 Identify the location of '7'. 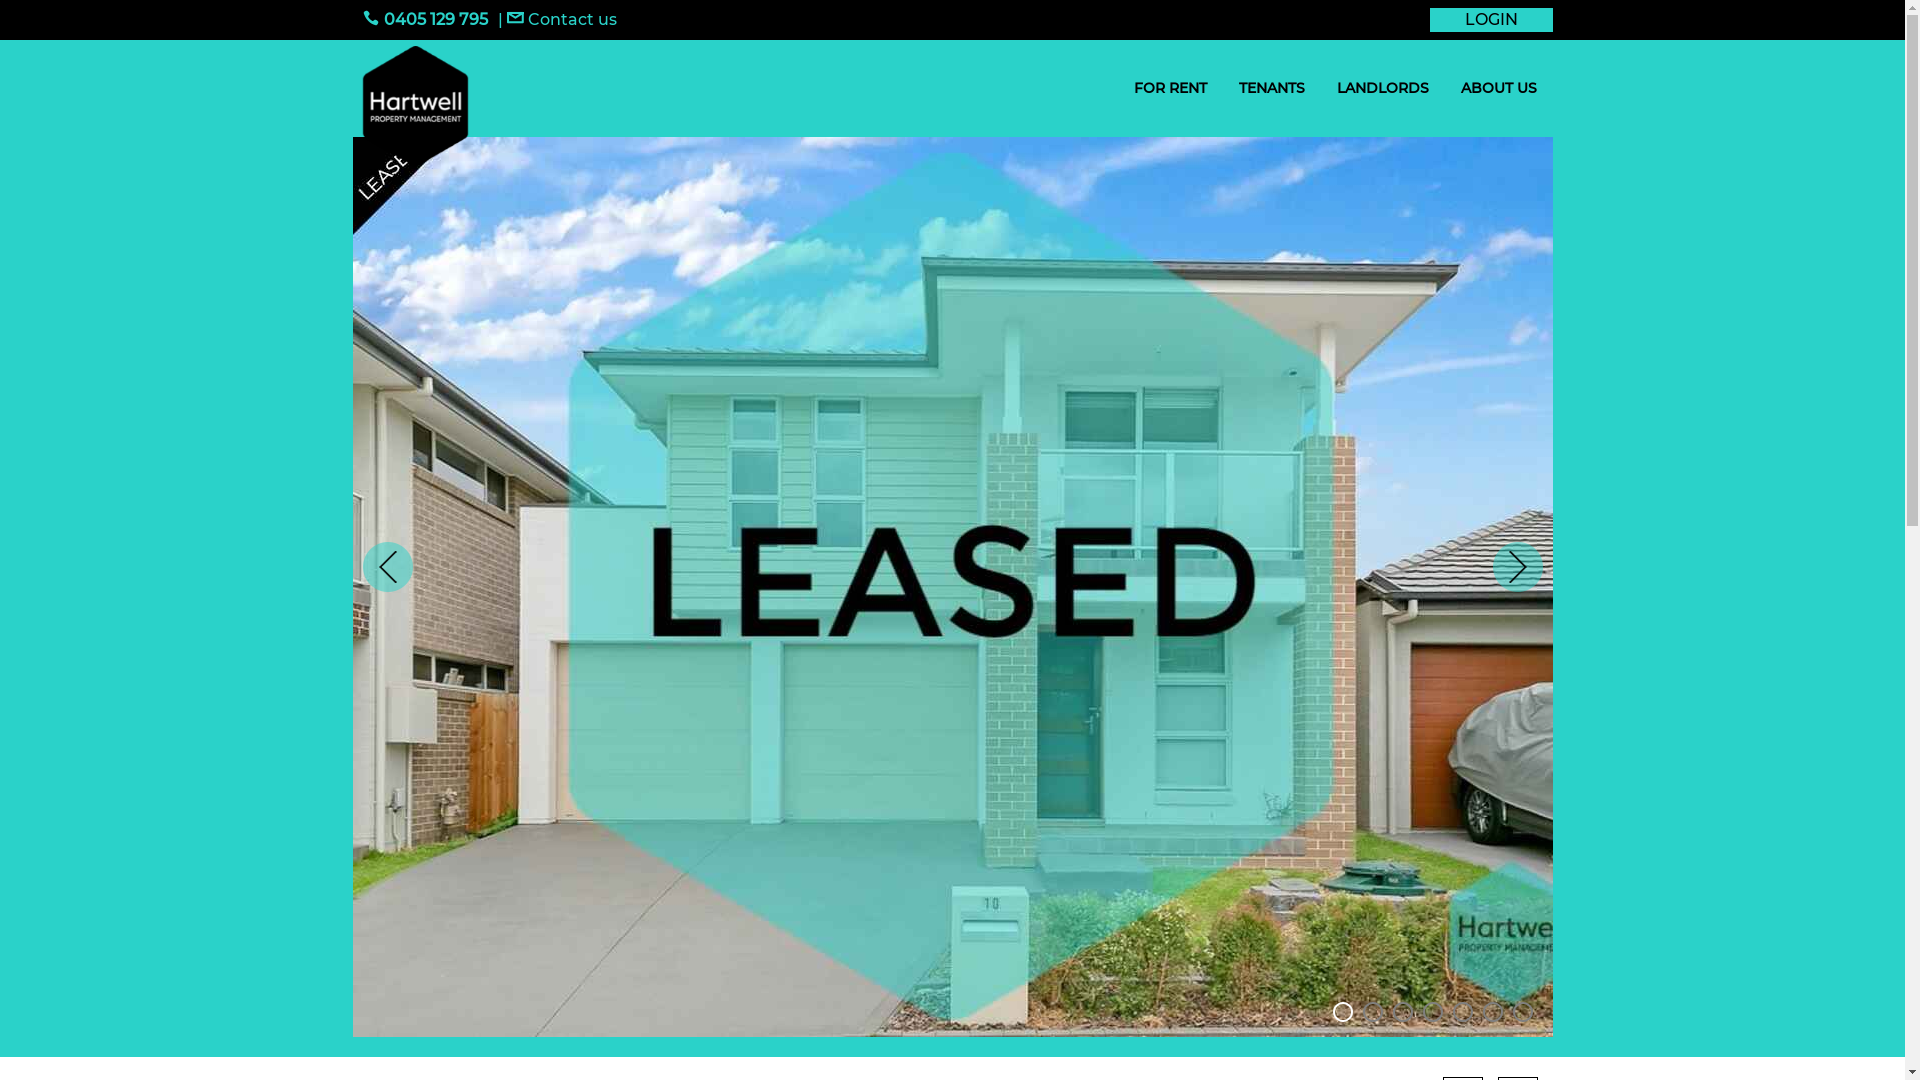
(1520, 1011).